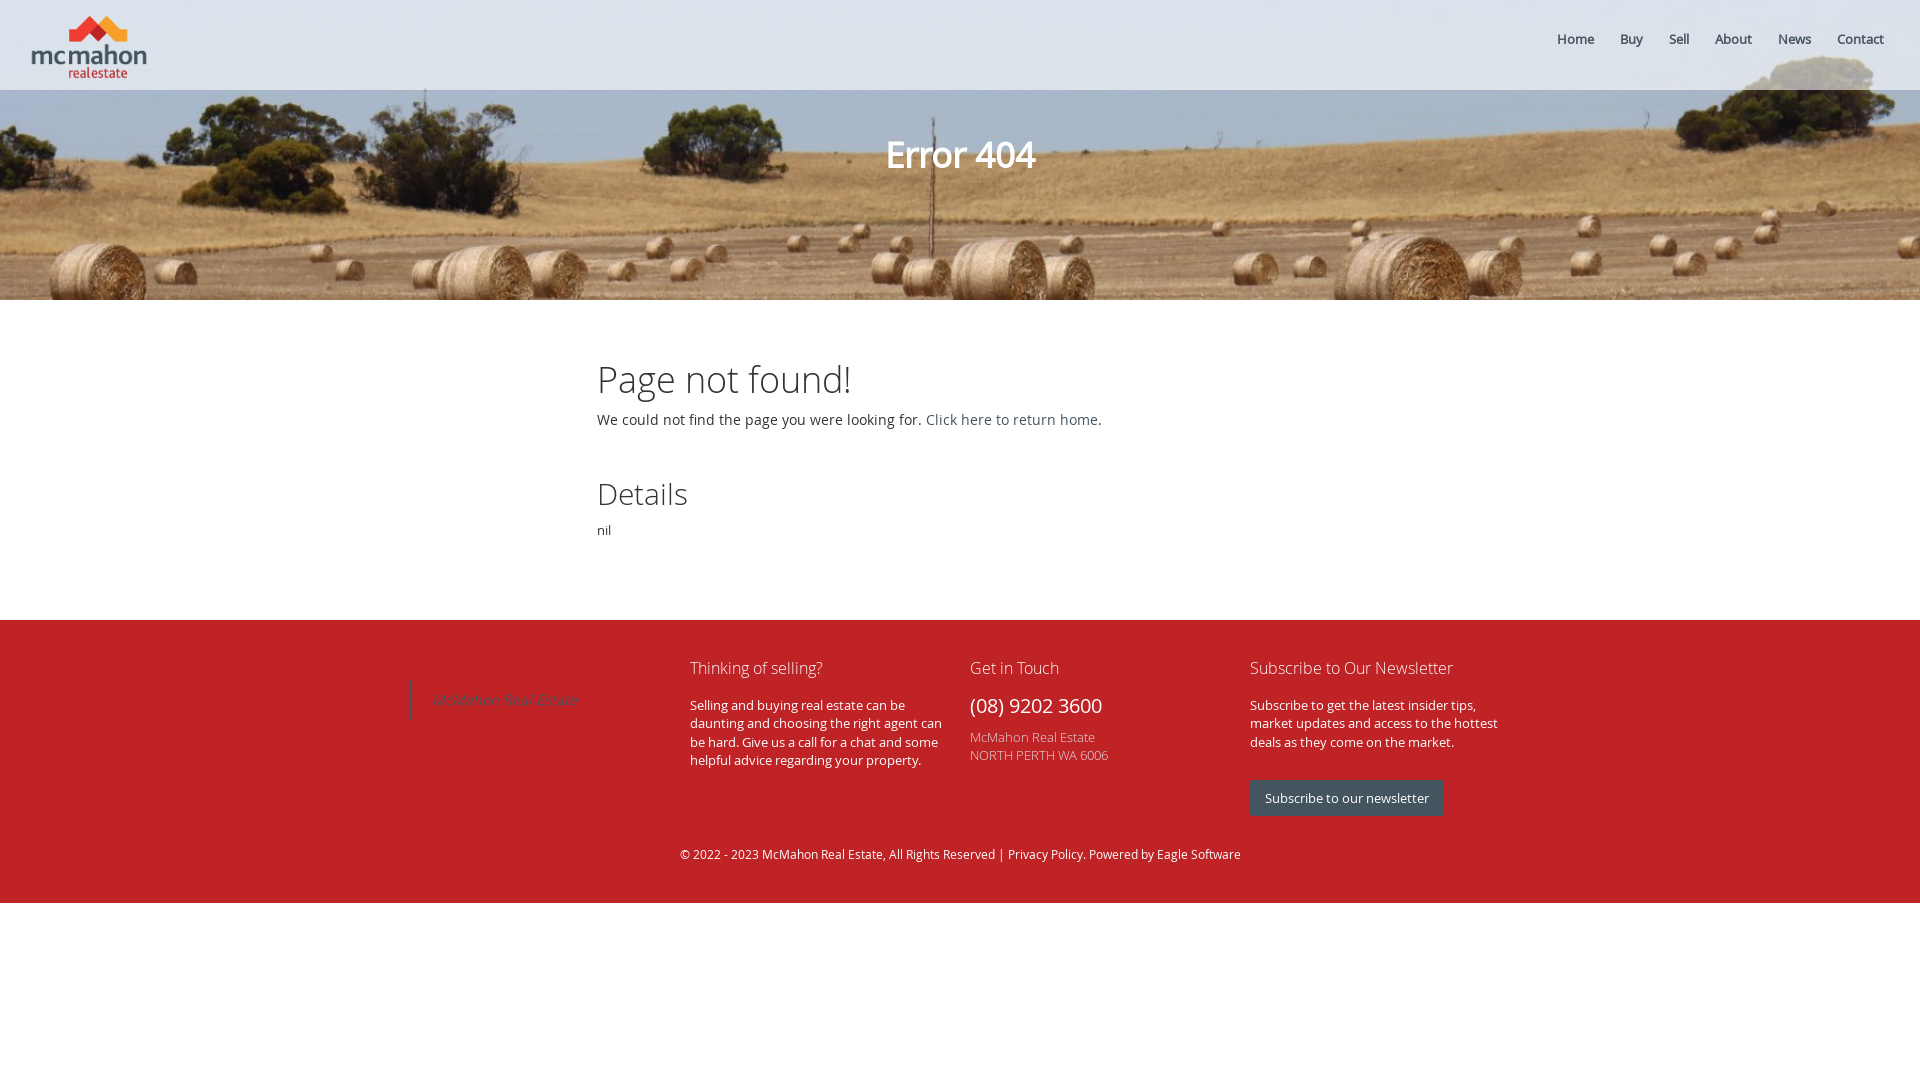  What do you see at coordinates (1044, 853) in the screenshot?
I see `'Privacy Policy'` at bounding box center [1044, 853].